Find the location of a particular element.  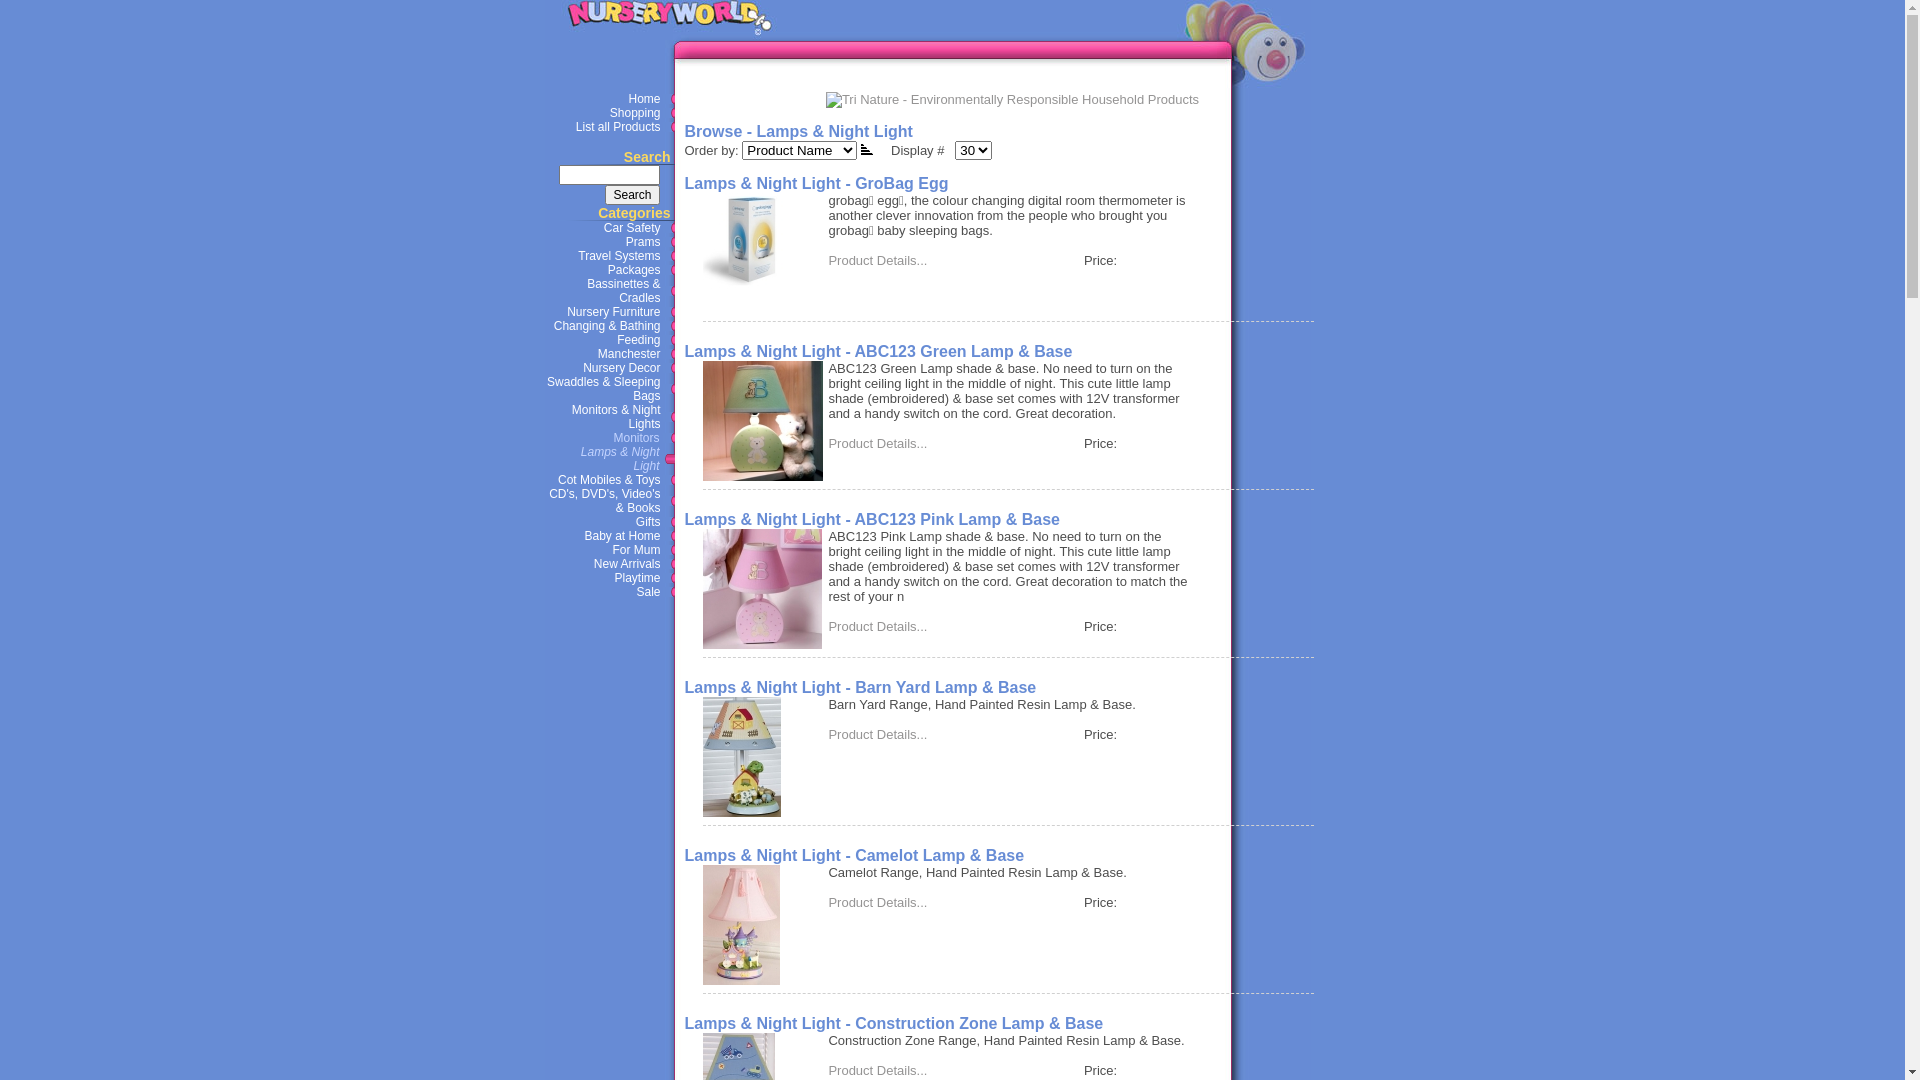

'Travel Systems' is located at coordinates (543, 254).